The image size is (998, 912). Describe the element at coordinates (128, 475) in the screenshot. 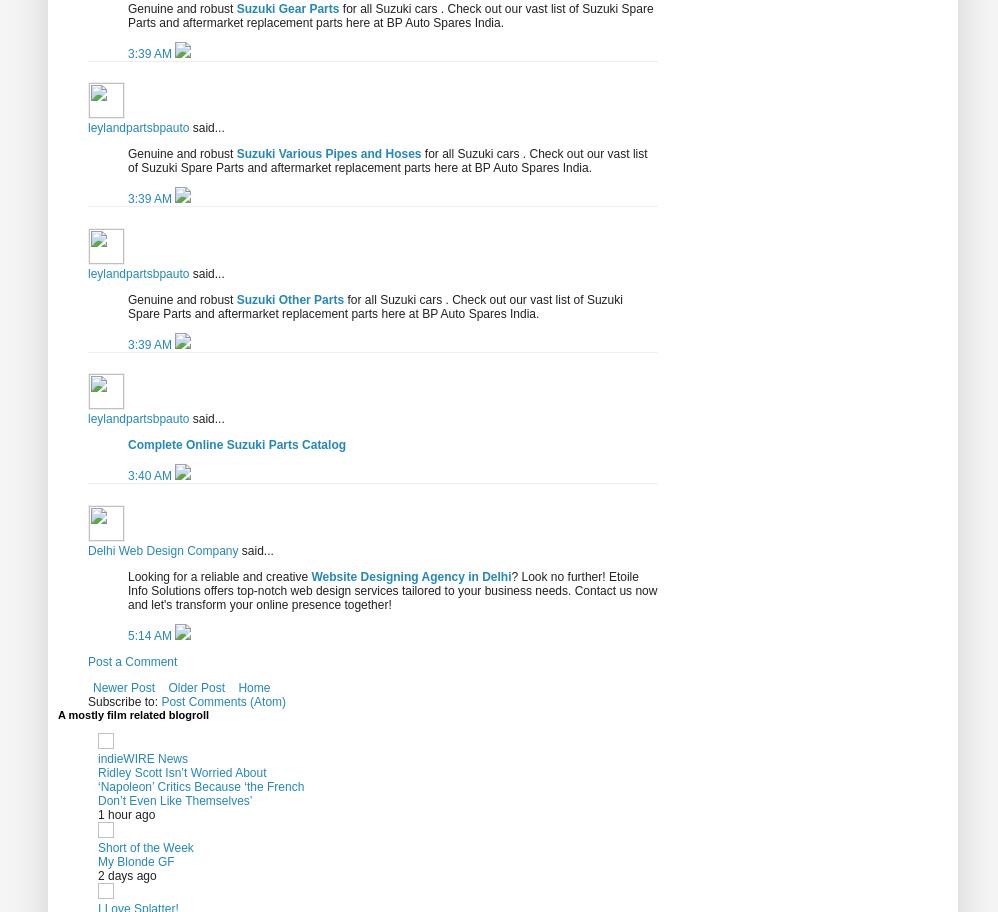

I see `'3:40 AM'` at that location.